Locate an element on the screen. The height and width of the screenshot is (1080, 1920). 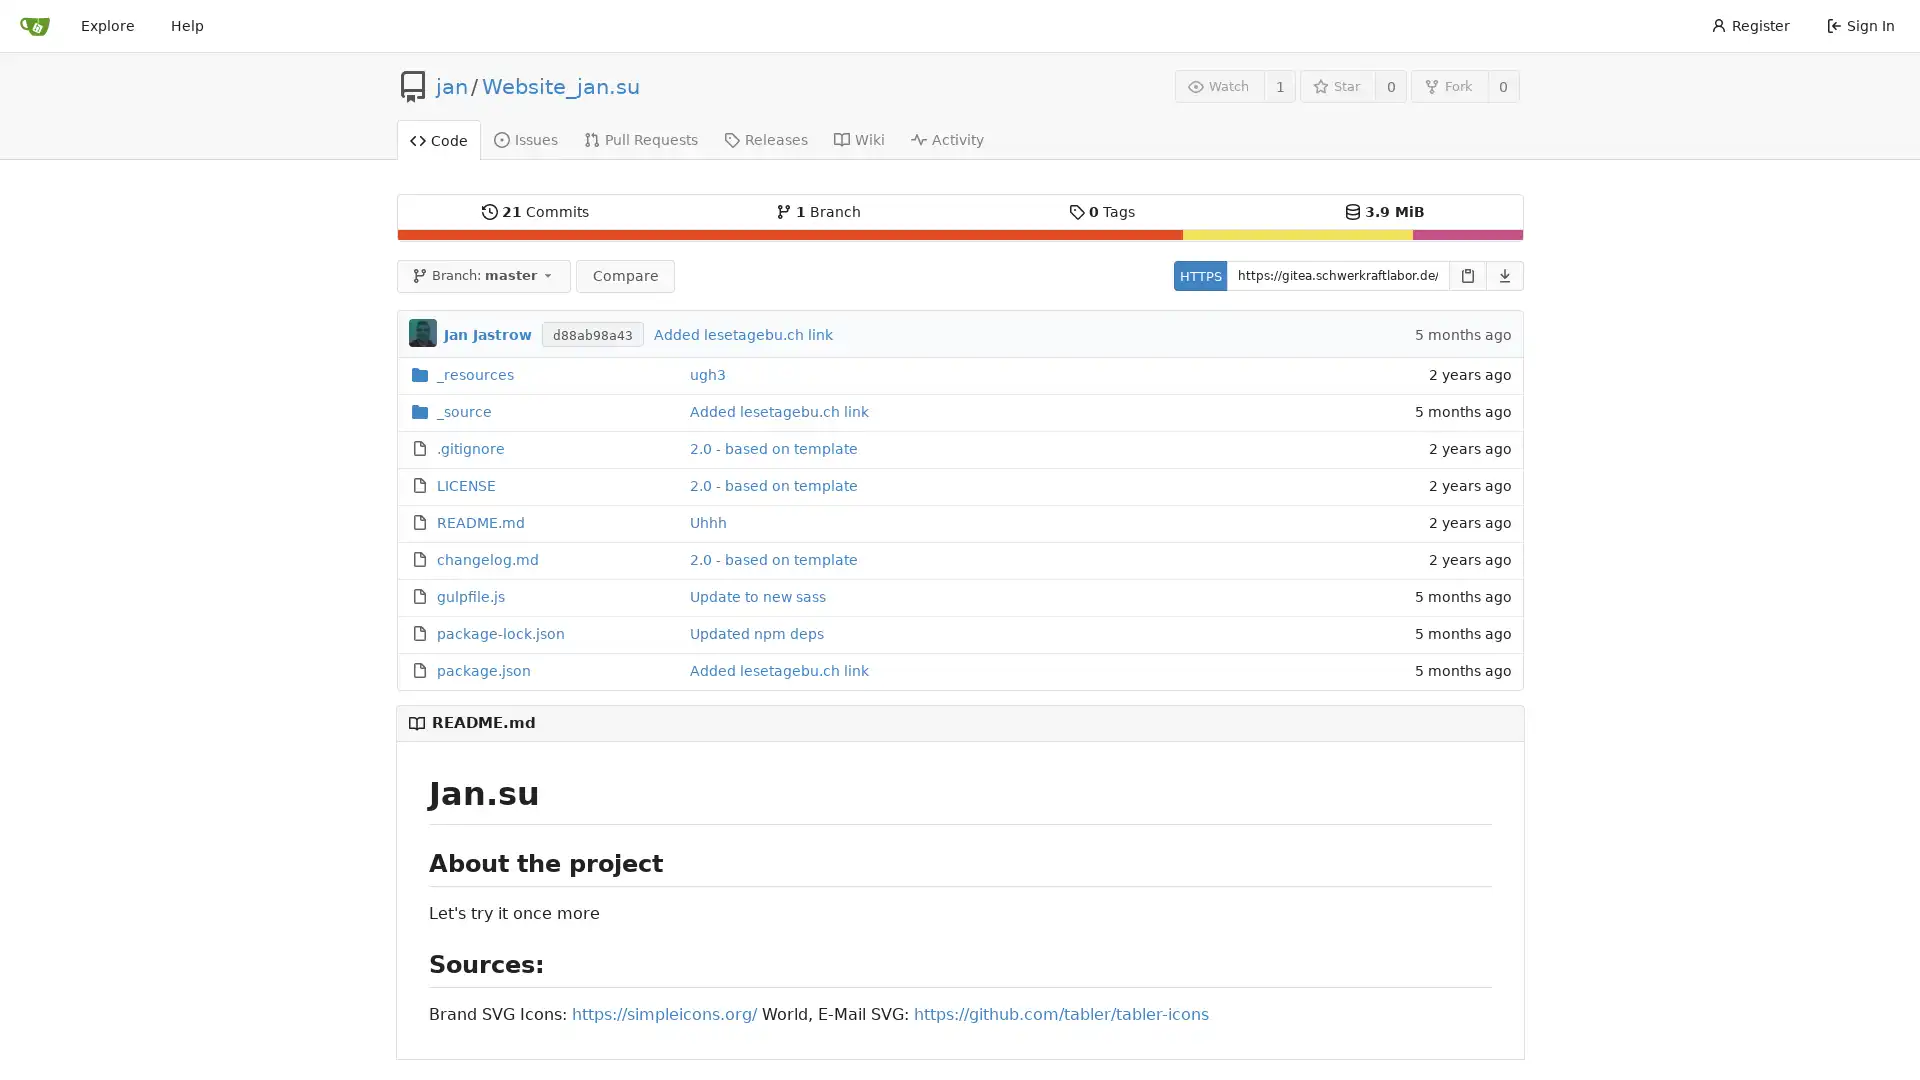
Watch is located at coordinates (1218, 85).